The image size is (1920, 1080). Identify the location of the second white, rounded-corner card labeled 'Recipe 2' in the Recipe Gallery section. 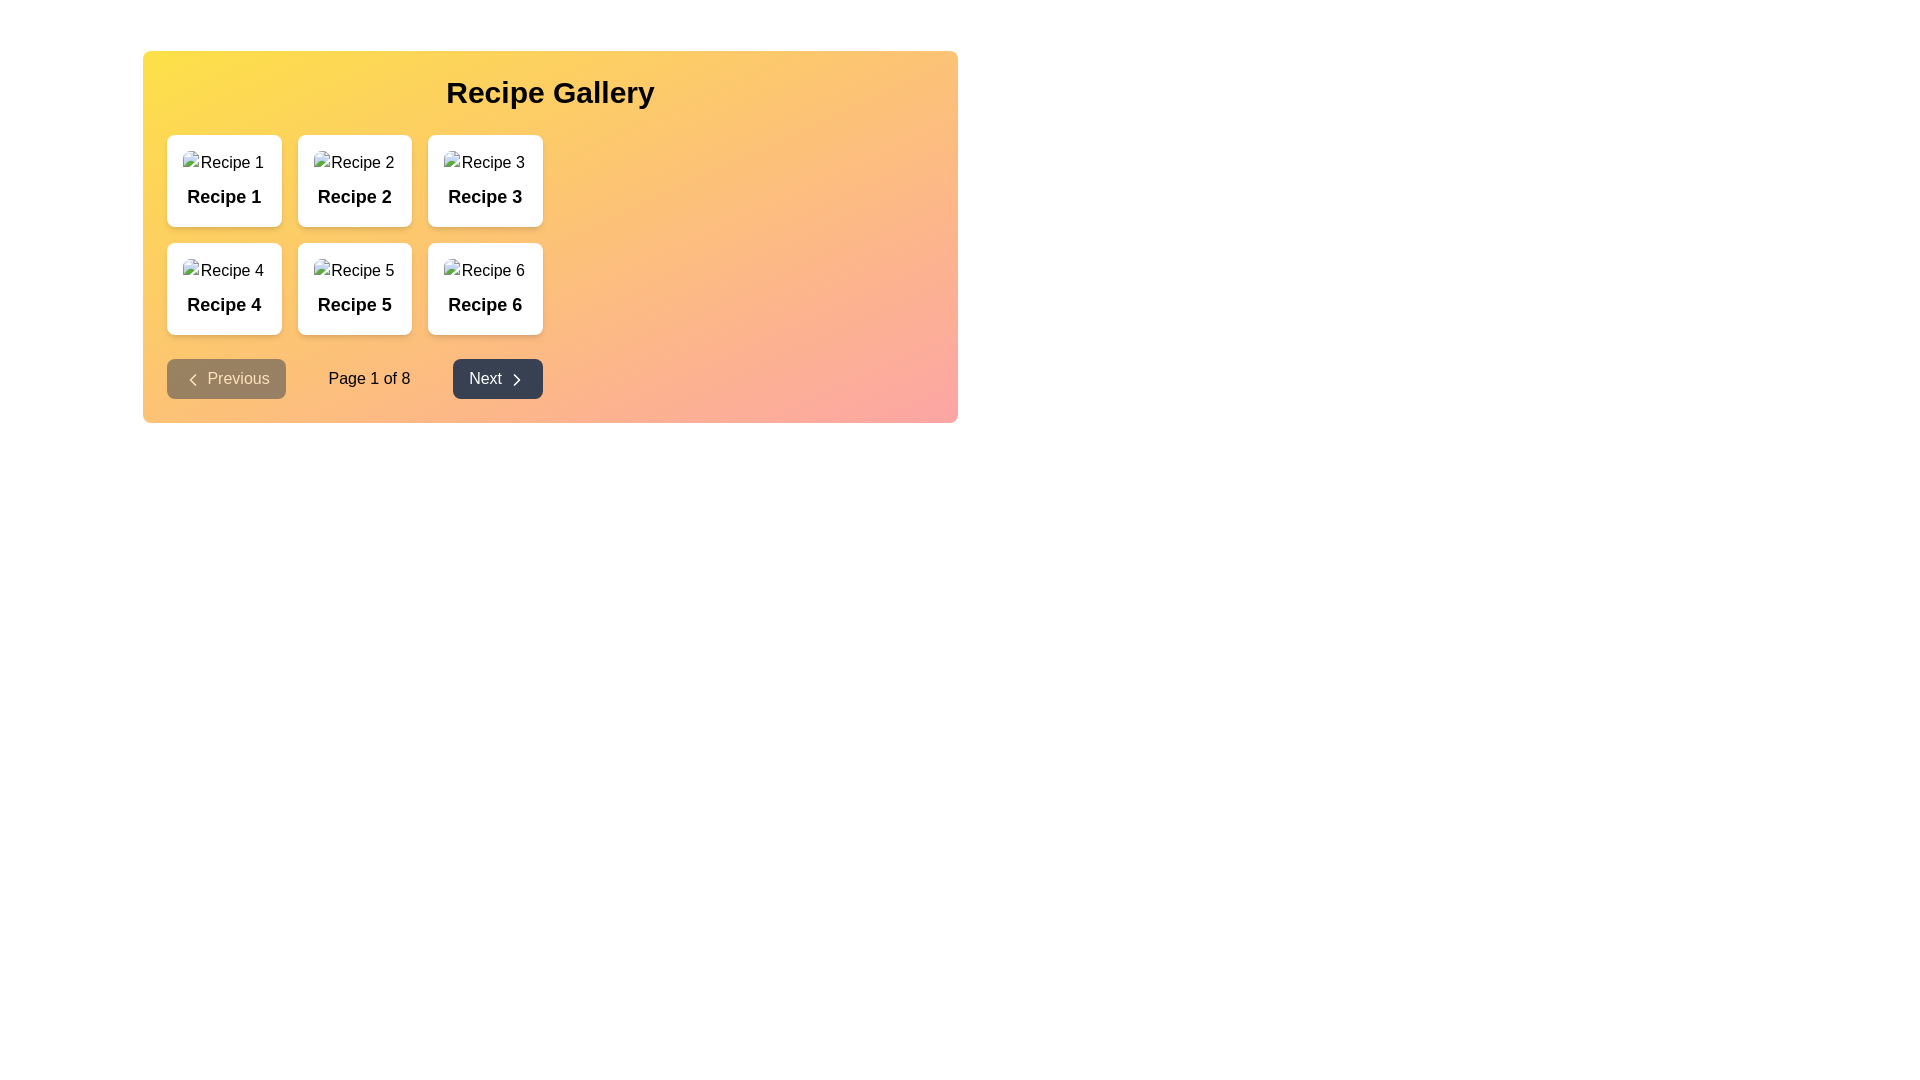
(354, 181).